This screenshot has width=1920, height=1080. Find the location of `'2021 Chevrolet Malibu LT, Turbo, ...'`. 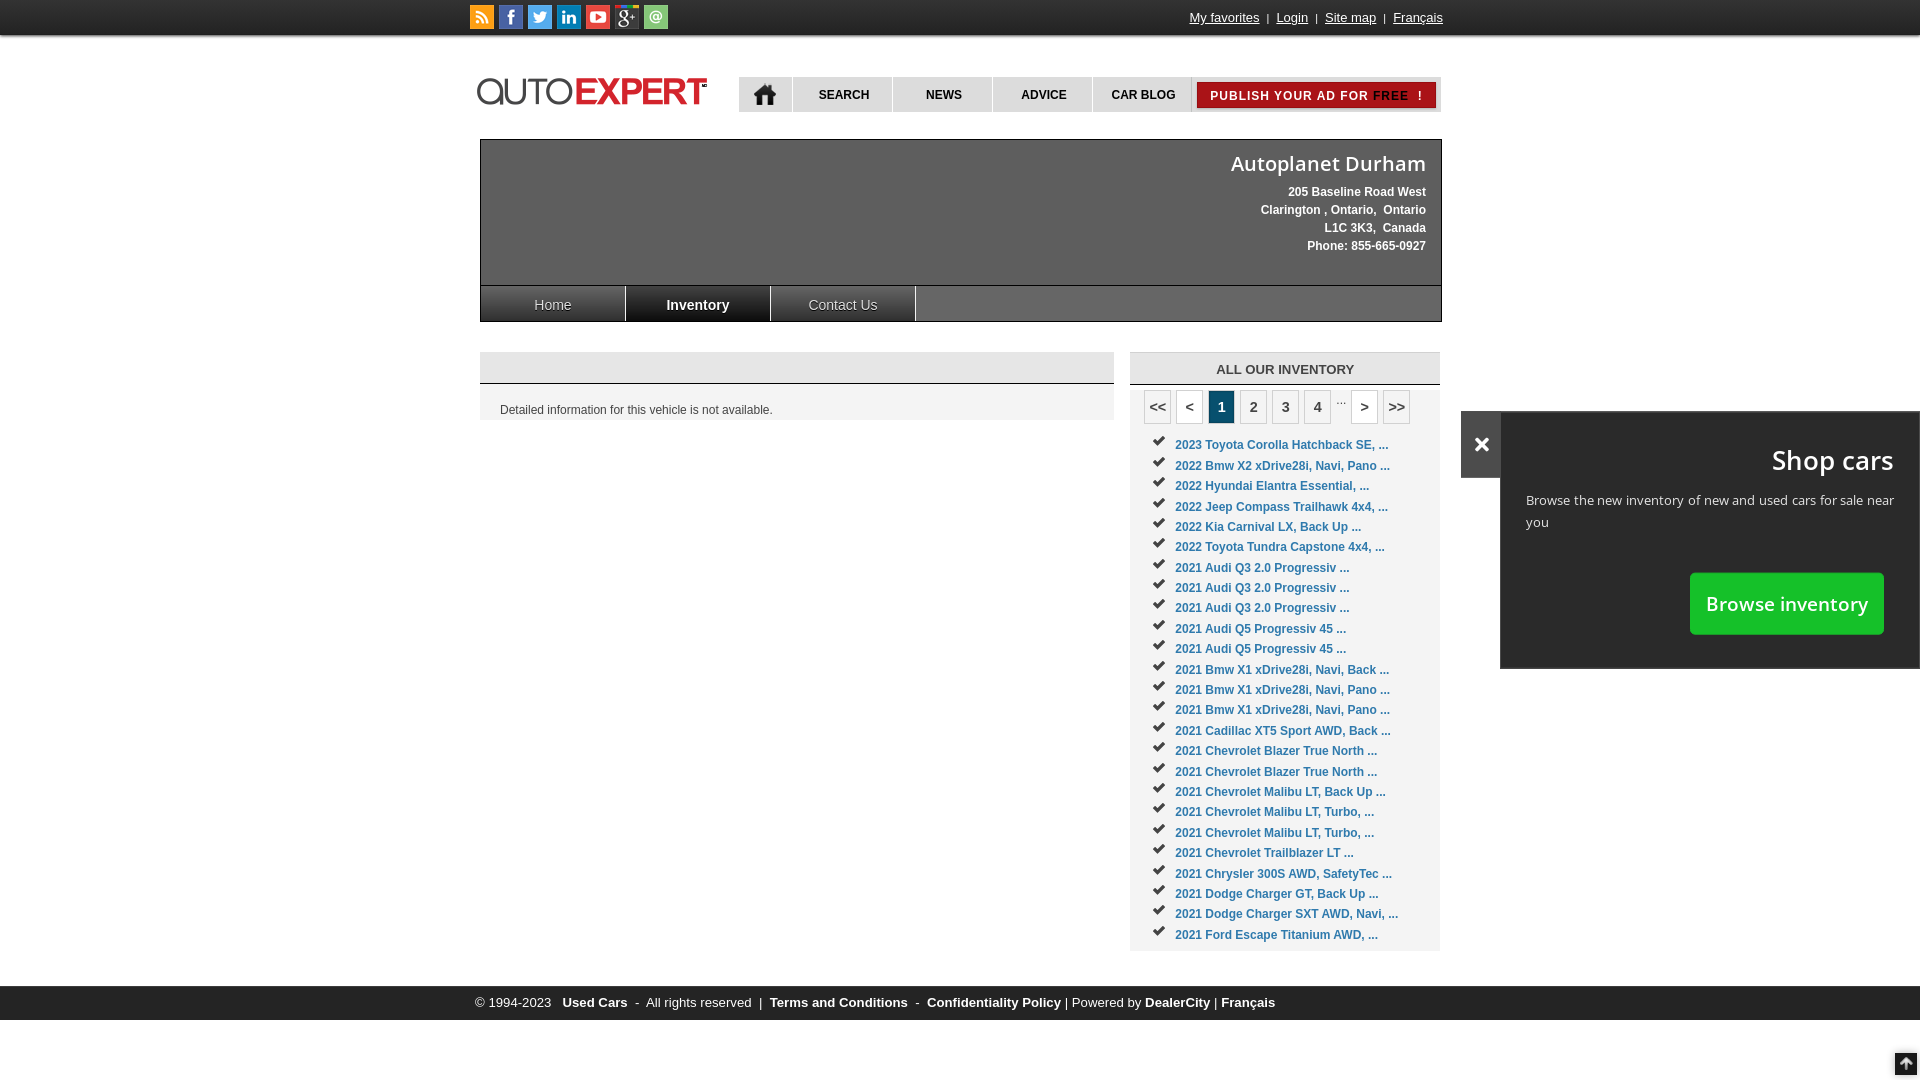

'2021 Chevrolet Malibu LT, Turbo, ...' is located at coordinates (1175, 812).